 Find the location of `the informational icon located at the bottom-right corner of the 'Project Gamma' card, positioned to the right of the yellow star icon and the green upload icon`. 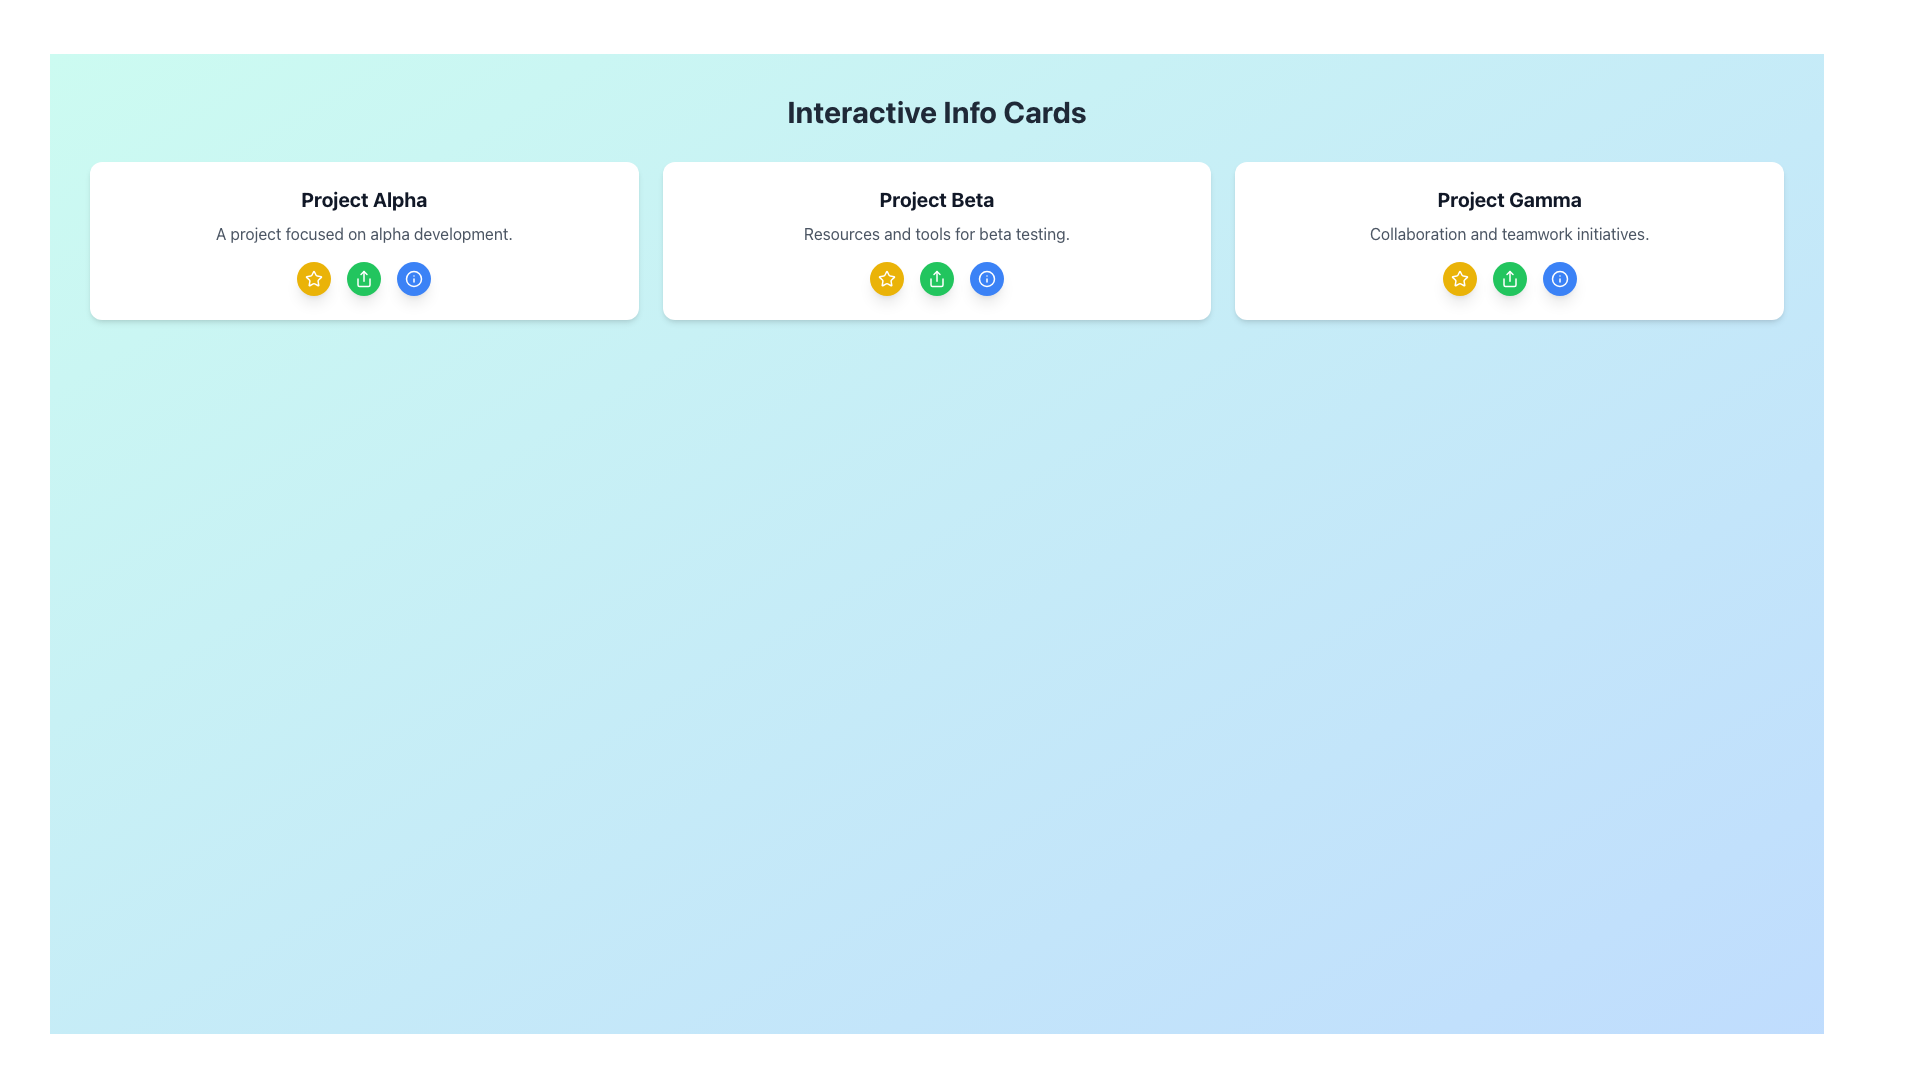

the informational icon located at the bottom-right corner of the 'Project Gamma' card, positioned to the right of the yellow star icon and the green upload icon is located at coordinates (1558, 278).